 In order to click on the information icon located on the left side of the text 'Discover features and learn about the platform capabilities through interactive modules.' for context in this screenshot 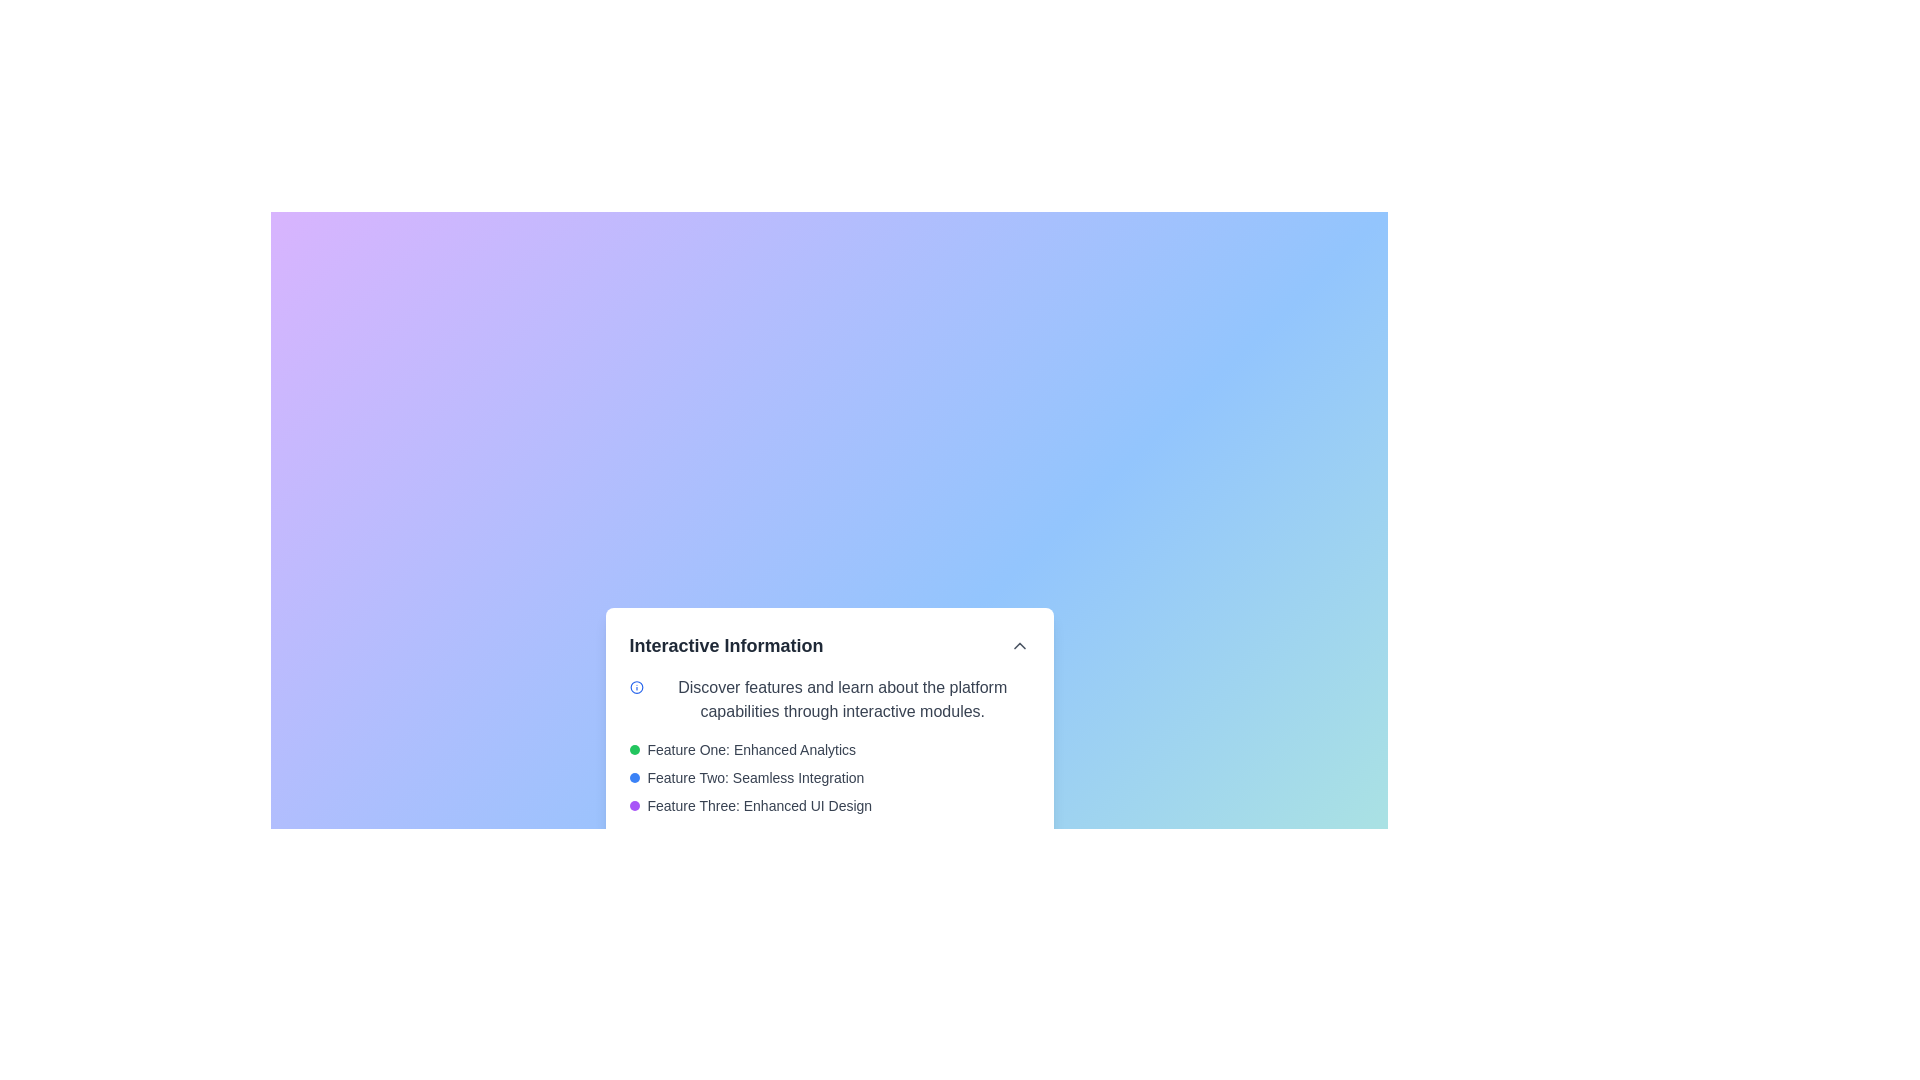, I will do `click(635, 686)`.